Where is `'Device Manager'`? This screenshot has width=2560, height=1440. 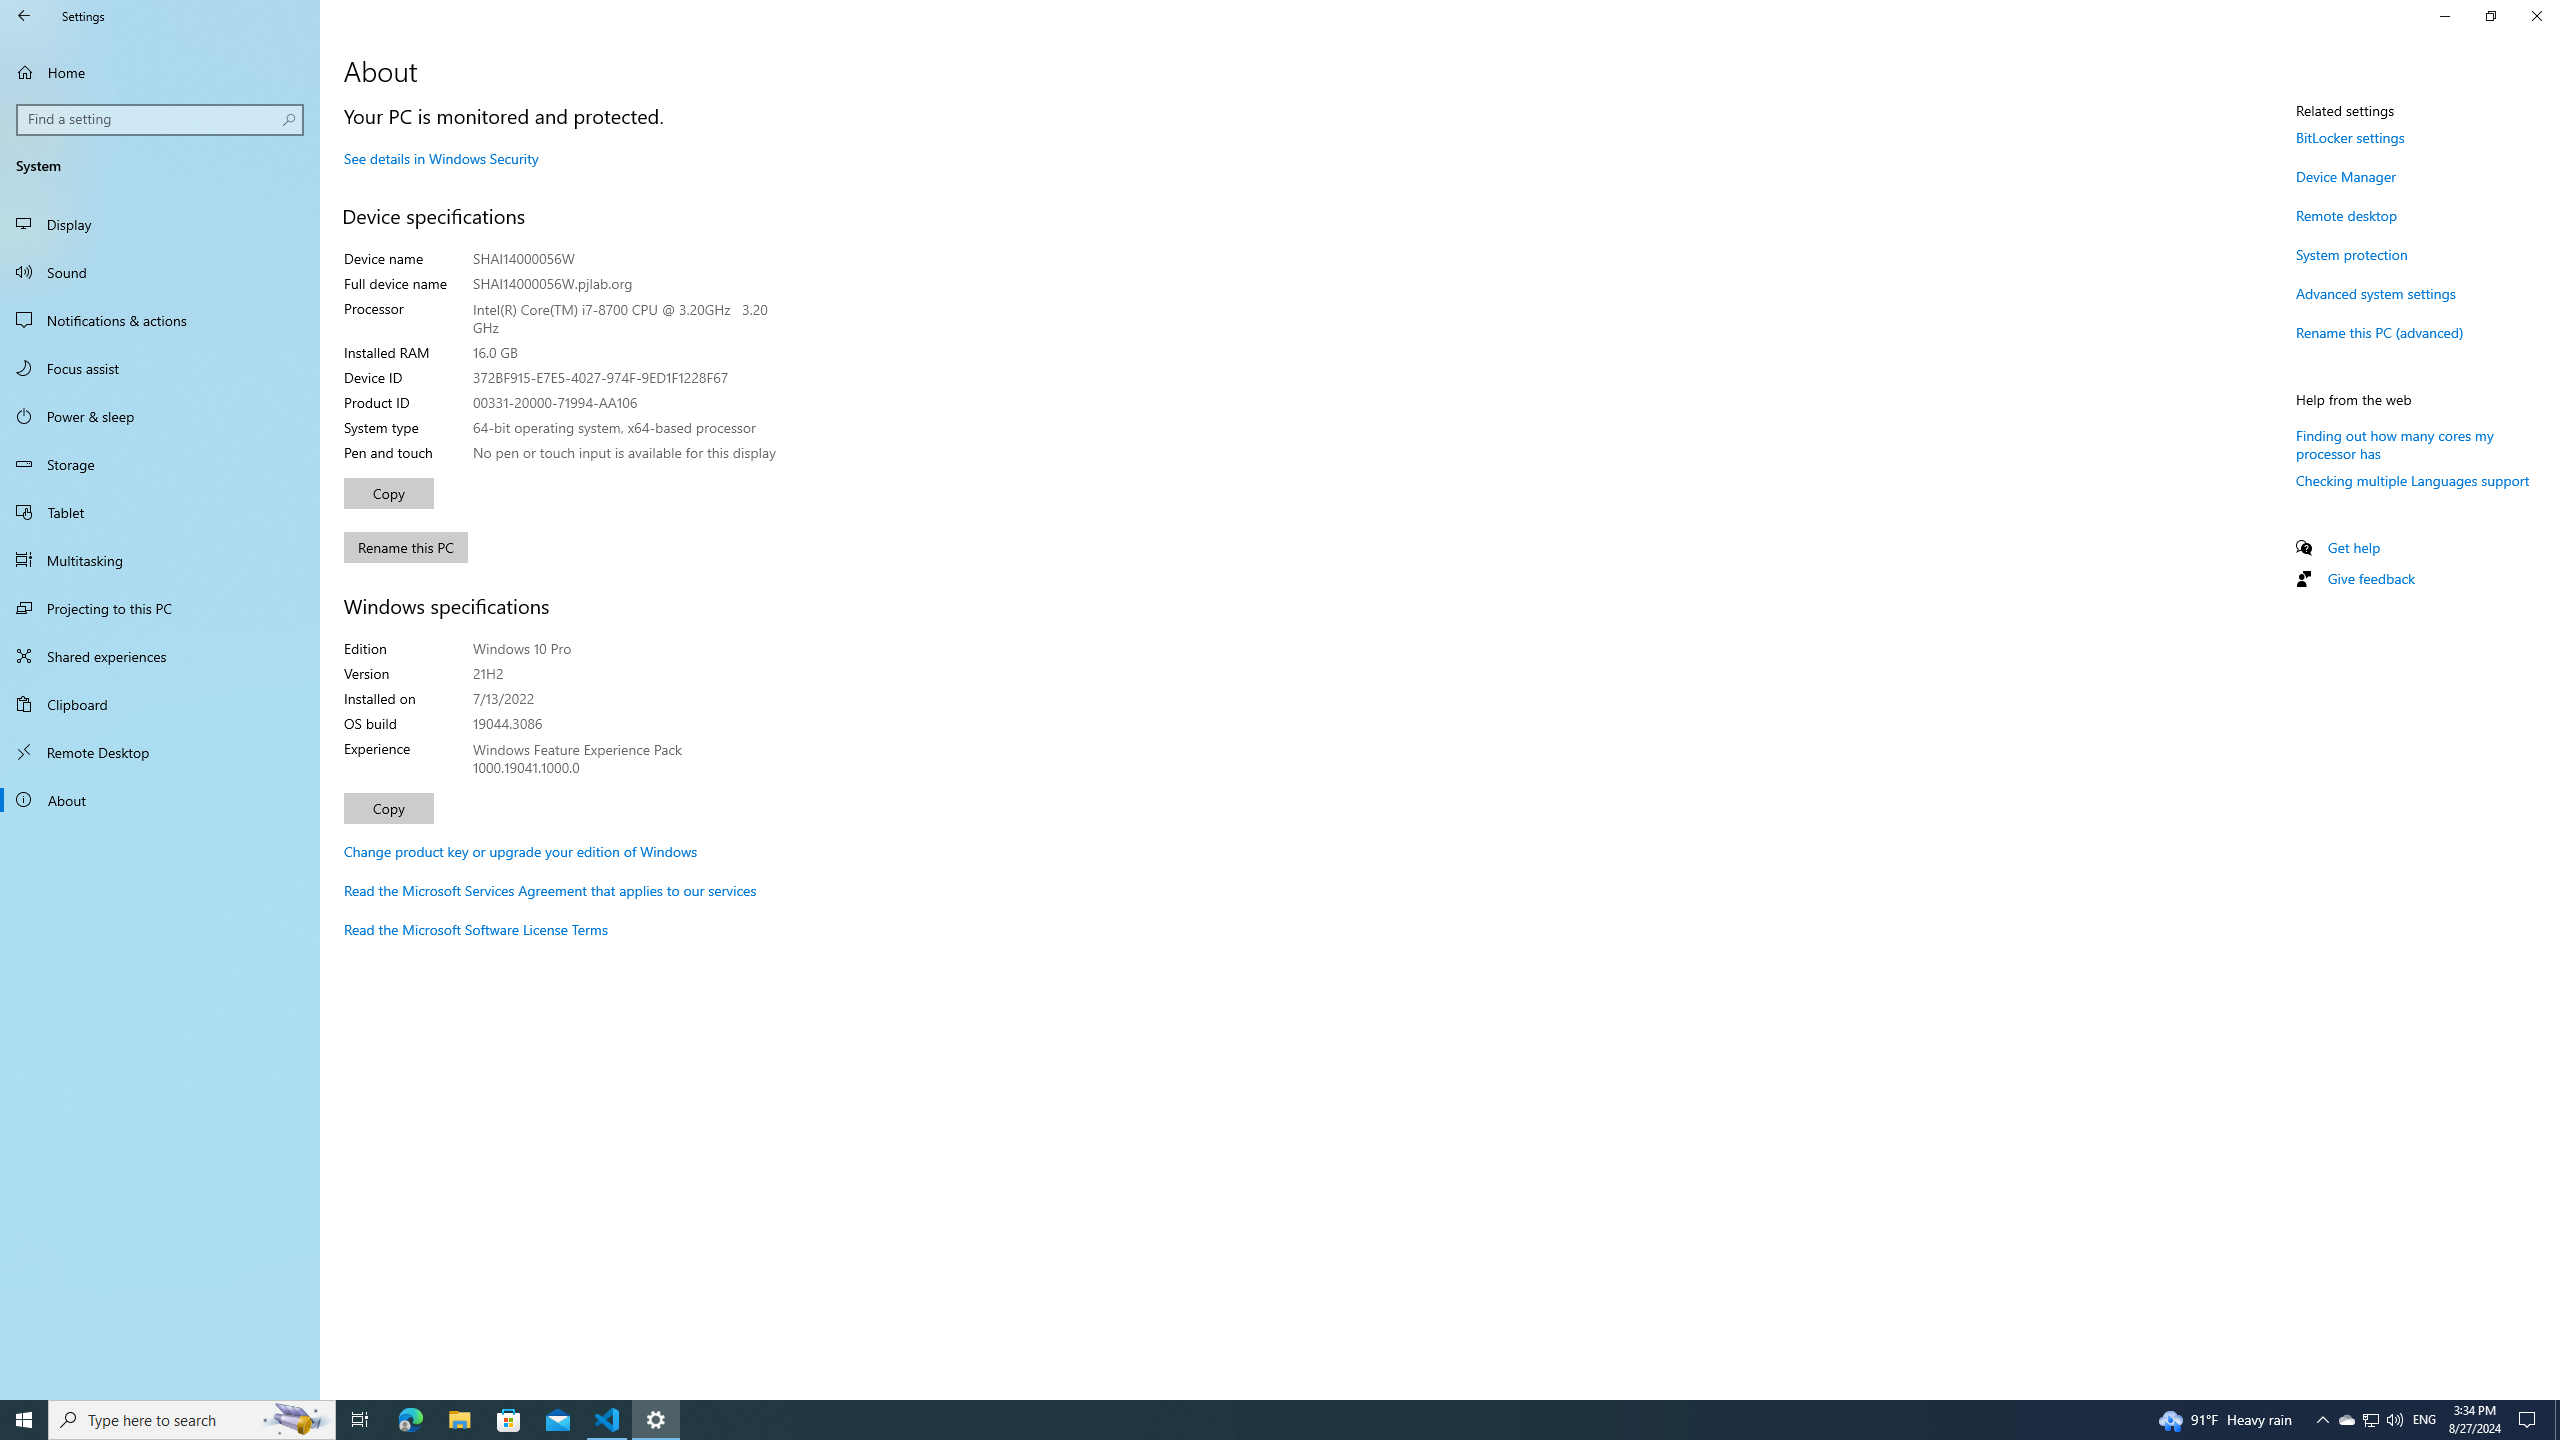 'Device Manager' is located at coordinates (2345, 176).